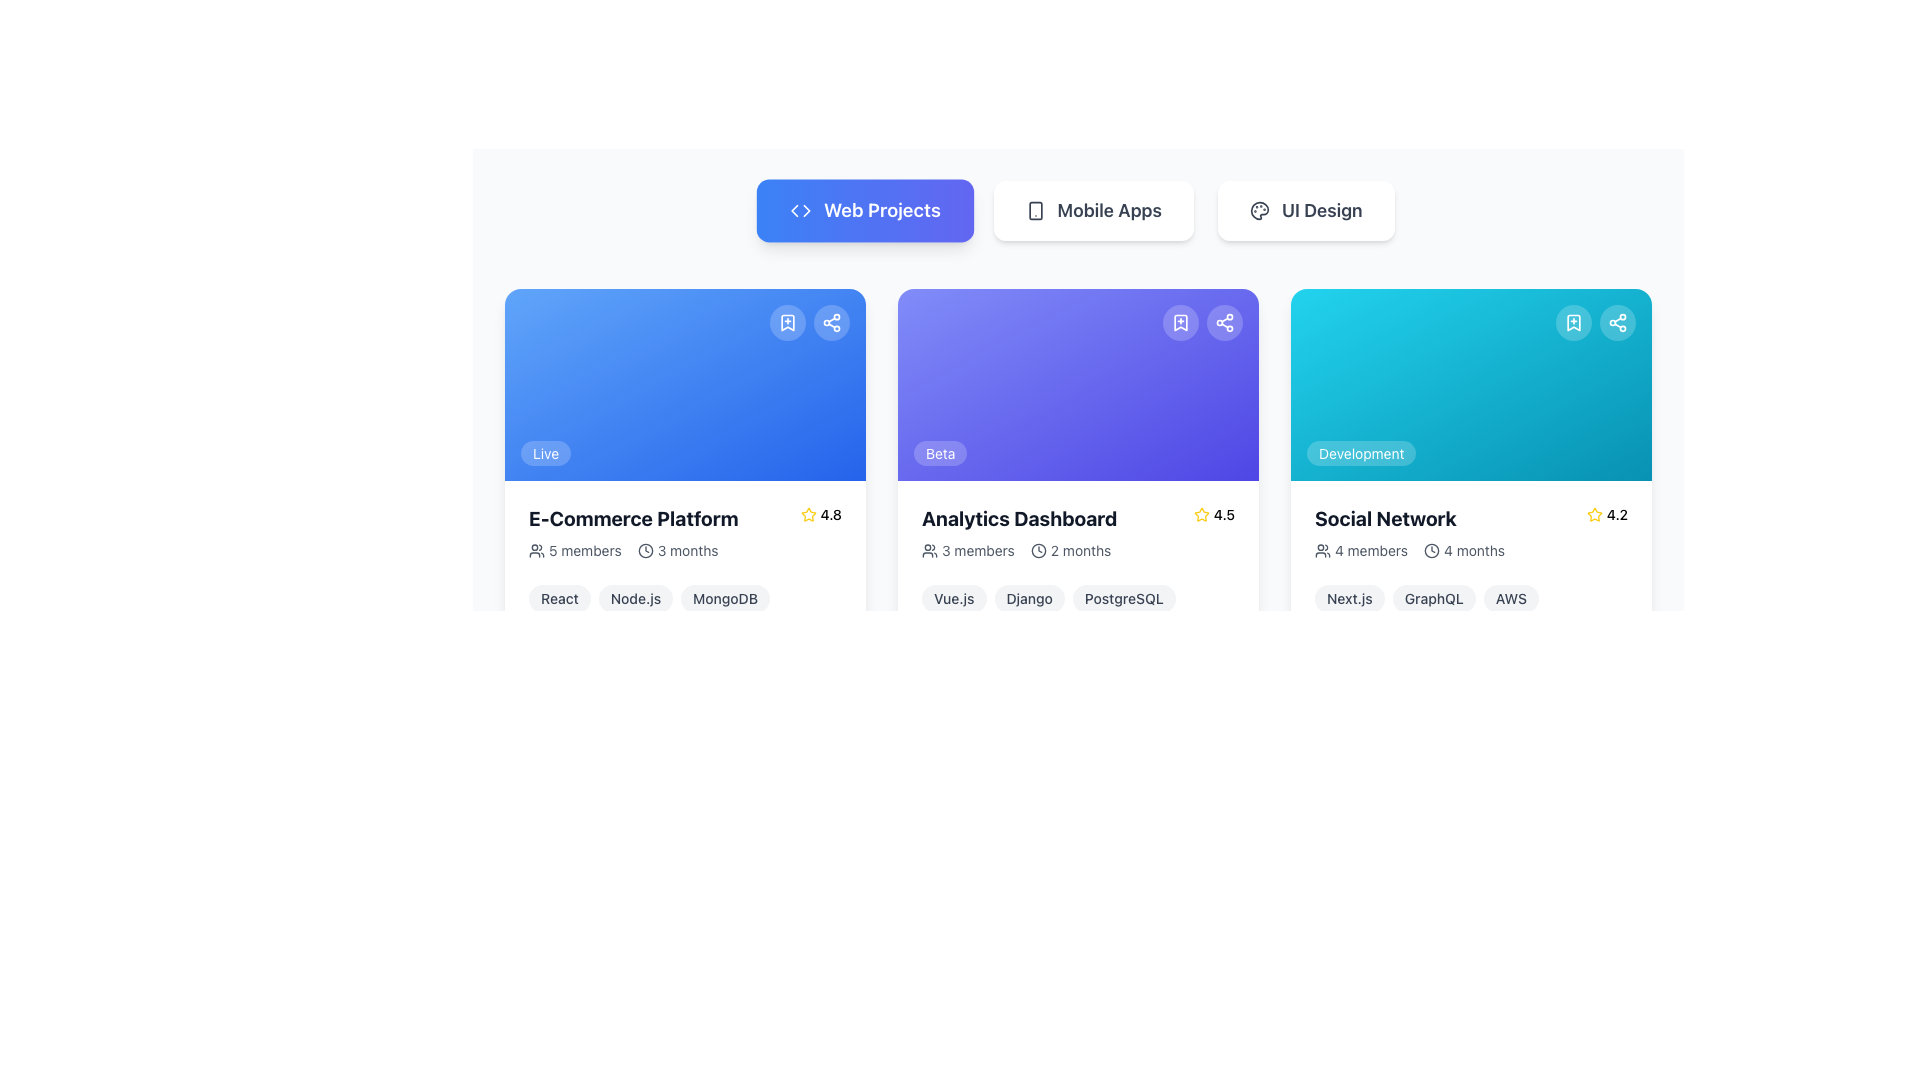  I want to click on the left arrow graphic element, which is part of a pair of arrows inside an SVG element, located near the top left corner of the 'Web Projects' button, so click(794, 211).